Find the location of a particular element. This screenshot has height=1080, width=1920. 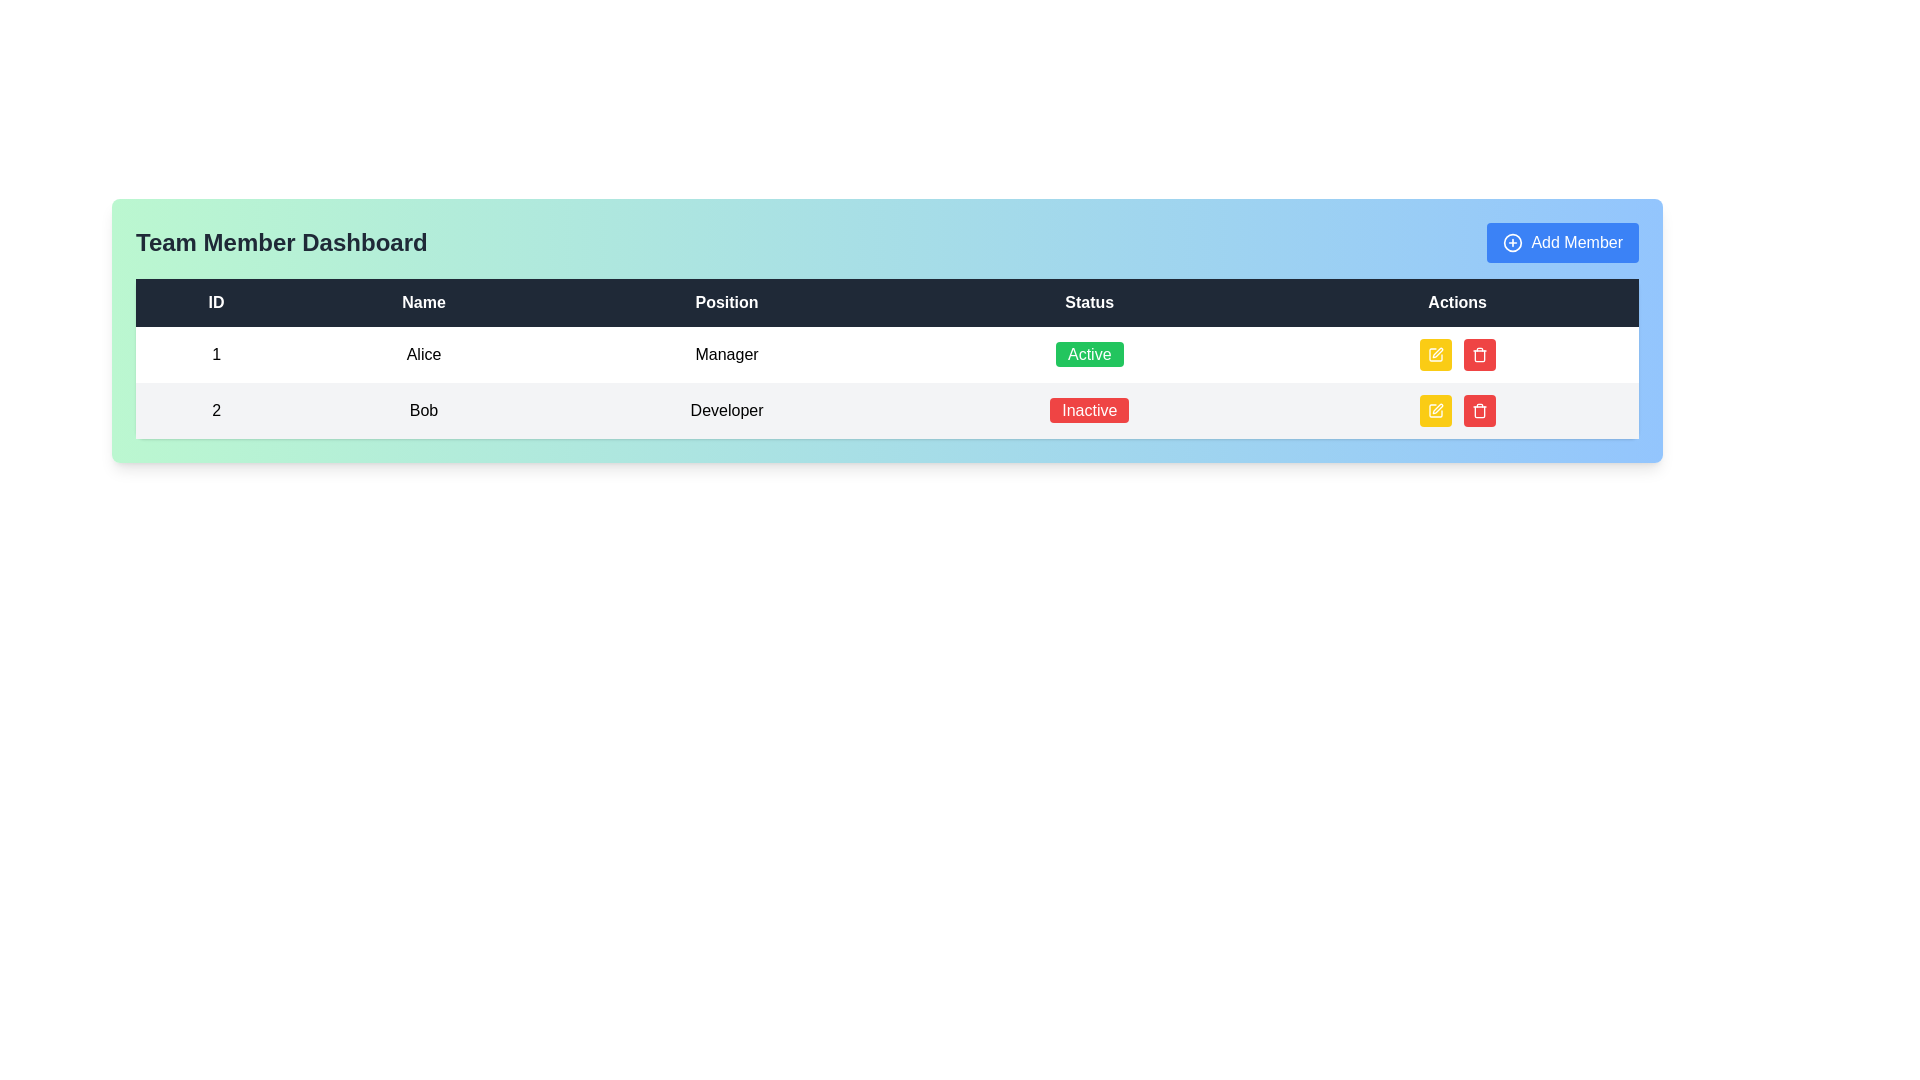

the small yellow square edit button with a white border in the second row of the table under the 'Actions' column is located at coordinates (1434, 410).